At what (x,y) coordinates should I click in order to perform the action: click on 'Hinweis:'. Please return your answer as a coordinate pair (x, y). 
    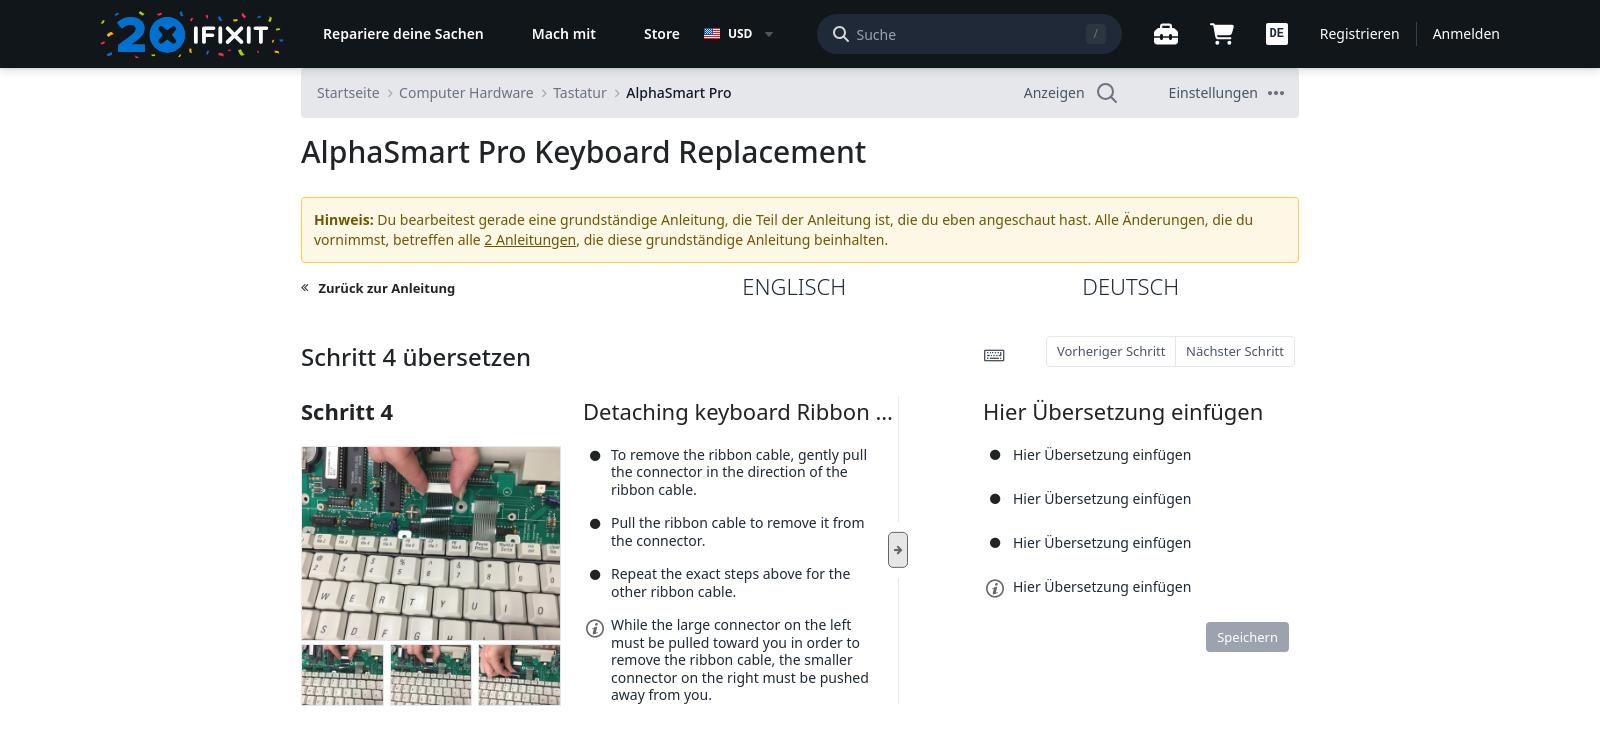
    Looking at the image, I should click on (343, 219).